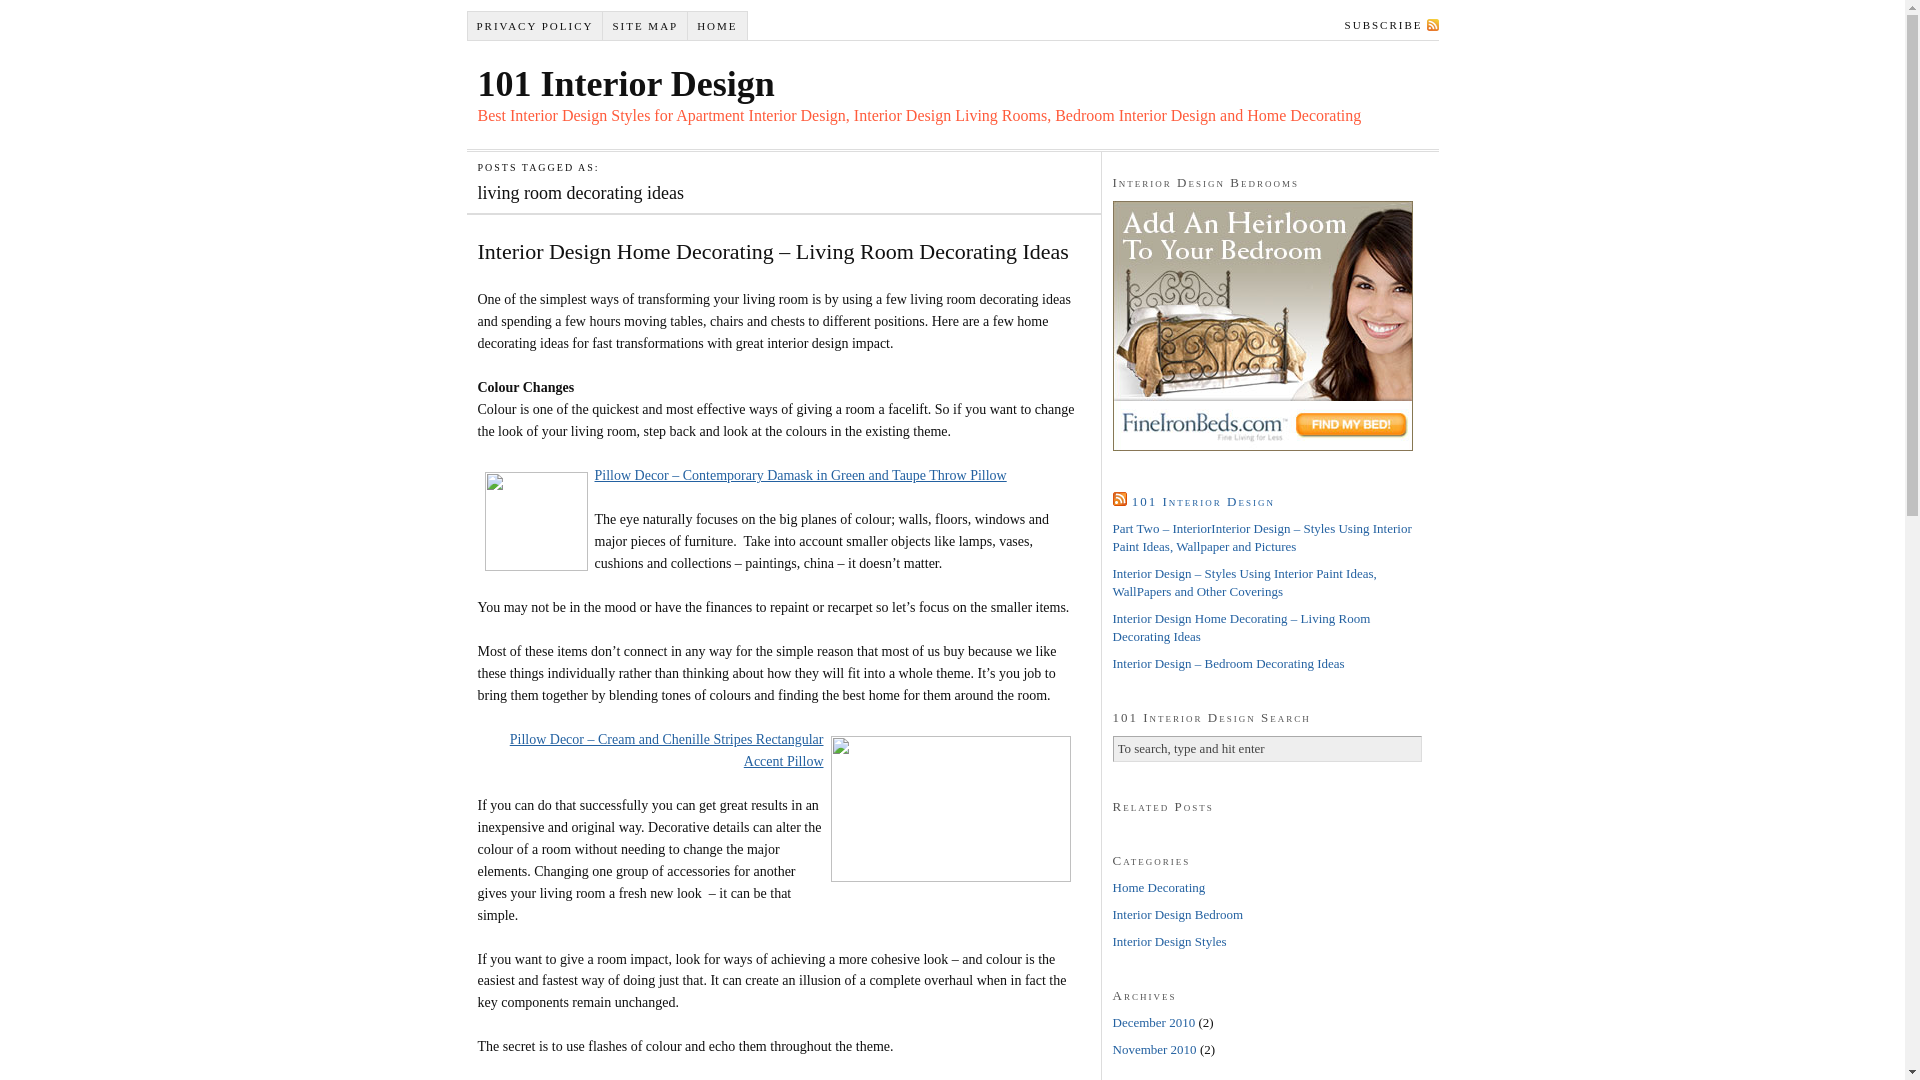 The height and width of the screenshot is (1080, 1920). I want to click on 'SITE MAP', so click(645, 26).